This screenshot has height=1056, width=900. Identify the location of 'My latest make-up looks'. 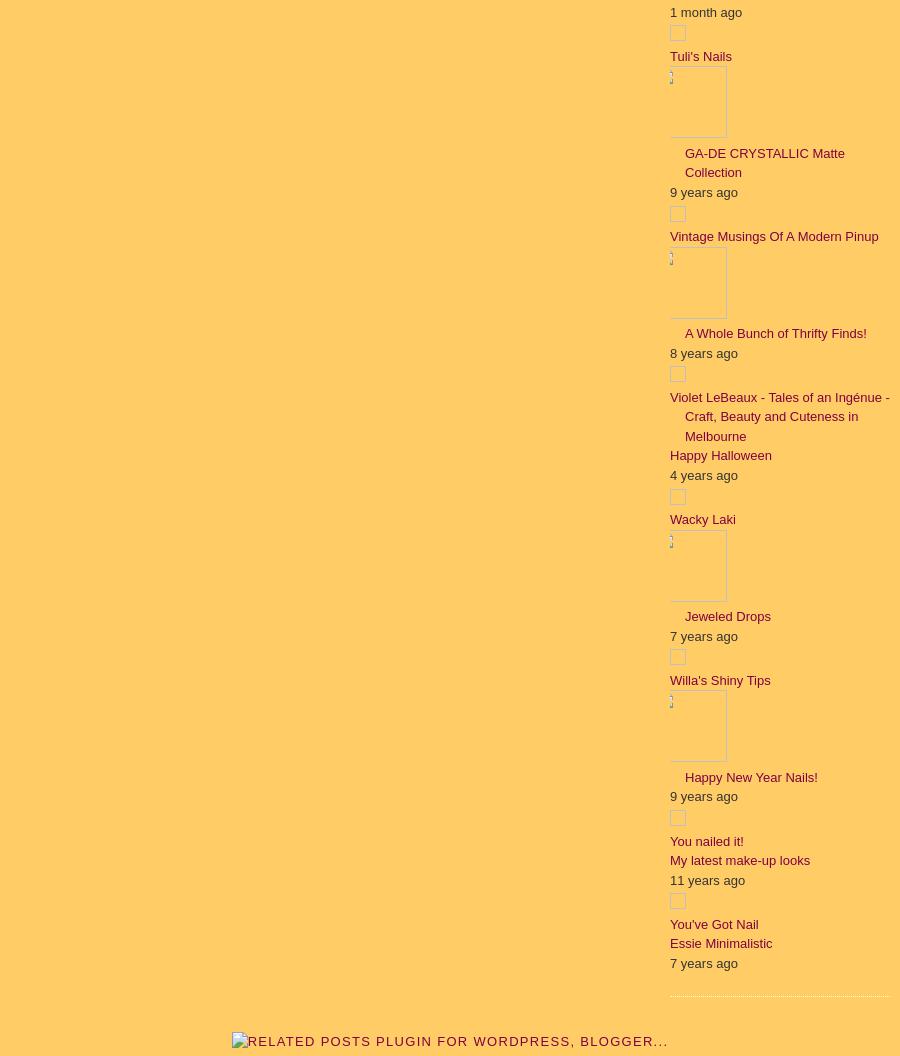
(738, 859).